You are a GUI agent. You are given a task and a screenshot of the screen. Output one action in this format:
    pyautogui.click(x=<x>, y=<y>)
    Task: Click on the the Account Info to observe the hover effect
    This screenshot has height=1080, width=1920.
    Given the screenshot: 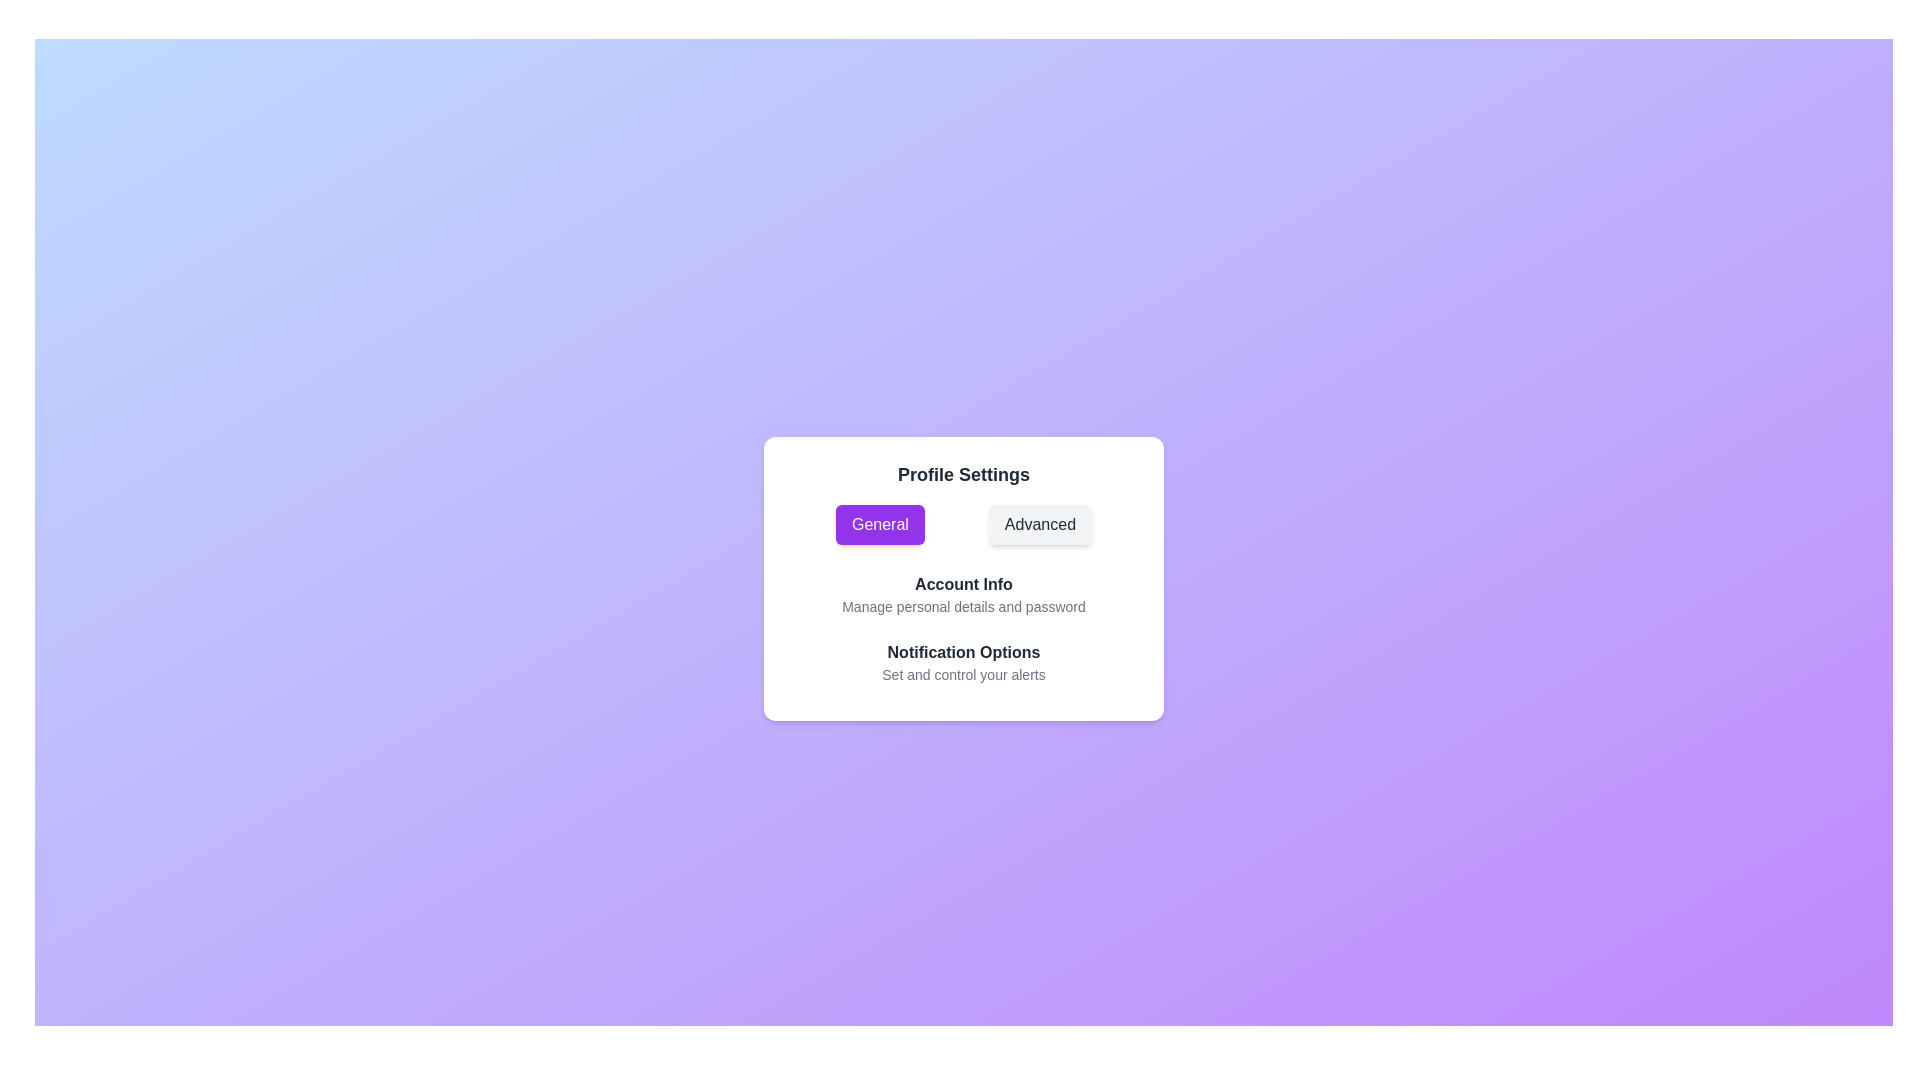 What is the action you would take?
    pyautogui.click(x=964, y=593)
    